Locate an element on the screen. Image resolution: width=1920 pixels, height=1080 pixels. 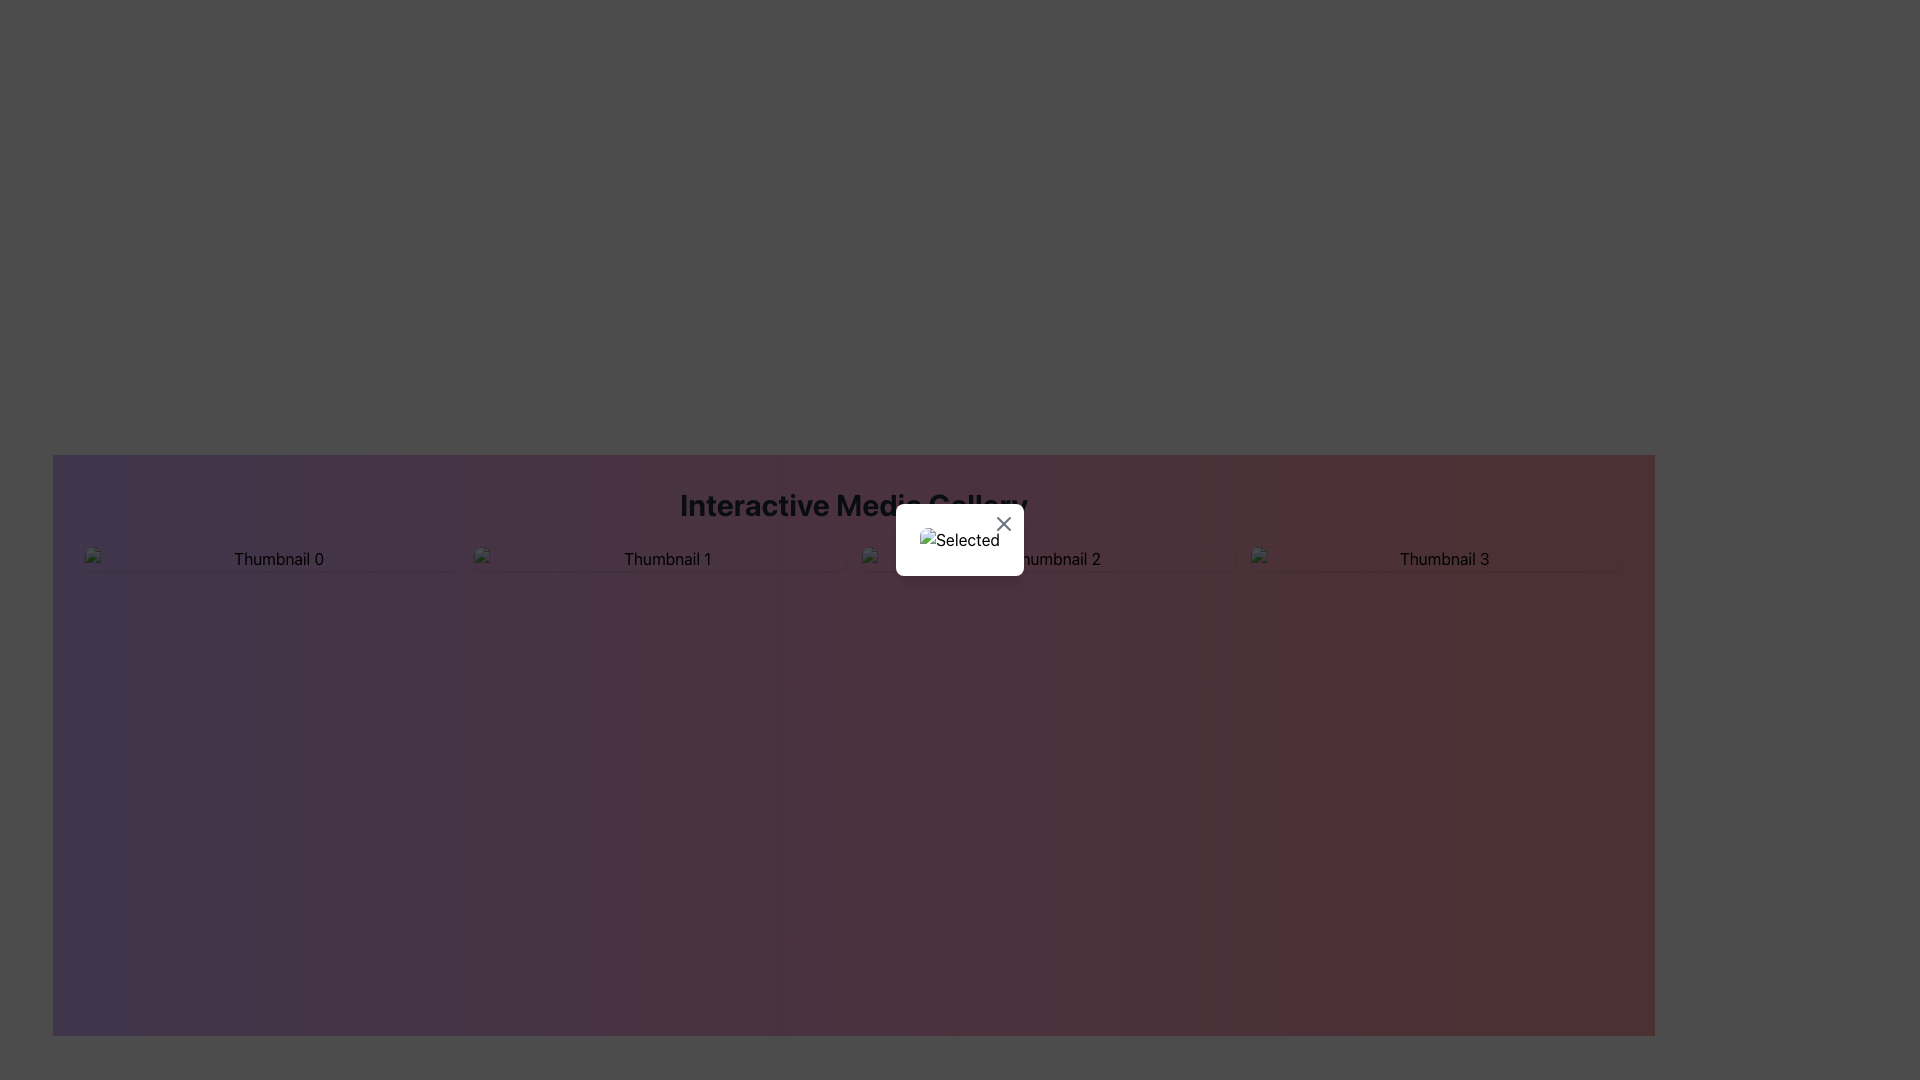
thumbnail image located in the third position of a four-column grid layout by hovering over it to view its visual details is located at coordinates (1047, 559).